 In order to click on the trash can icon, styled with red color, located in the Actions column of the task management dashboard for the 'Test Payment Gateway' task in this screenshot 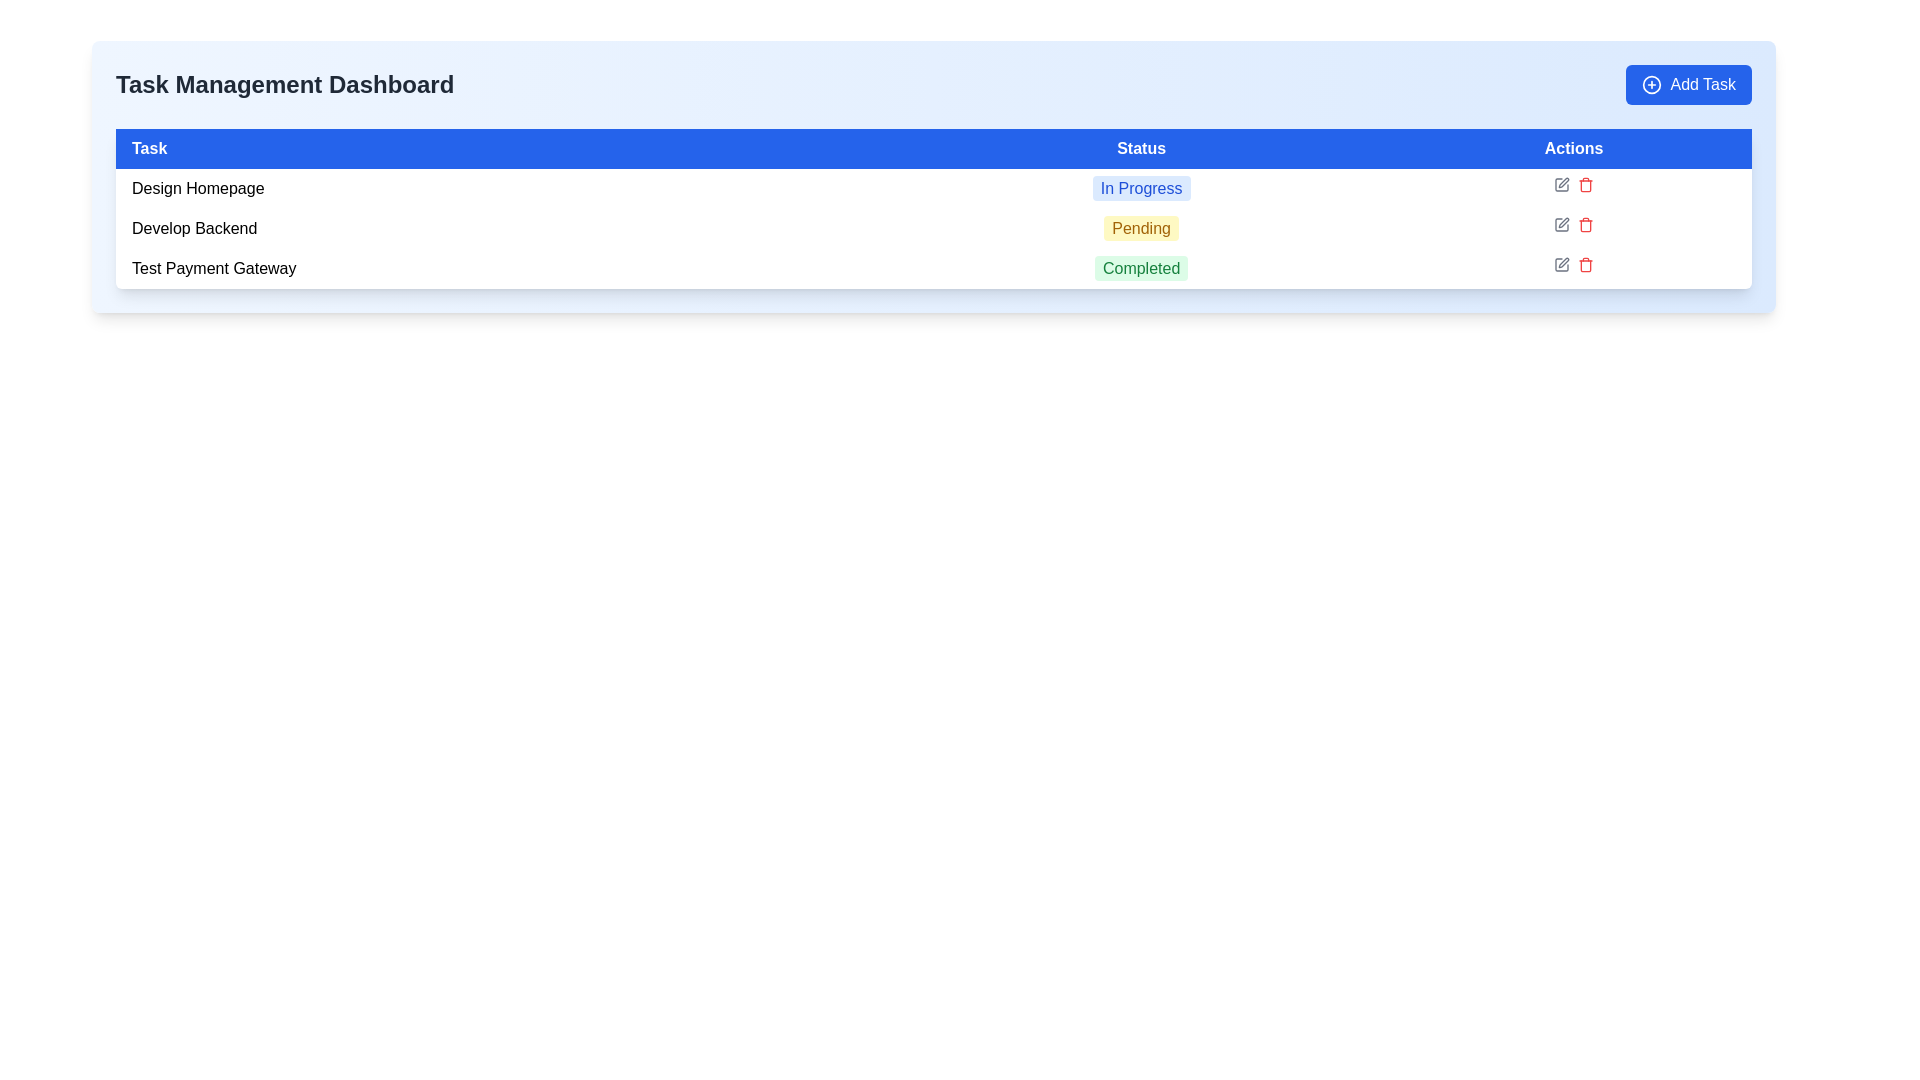, I will do `click(1584, 264)`.